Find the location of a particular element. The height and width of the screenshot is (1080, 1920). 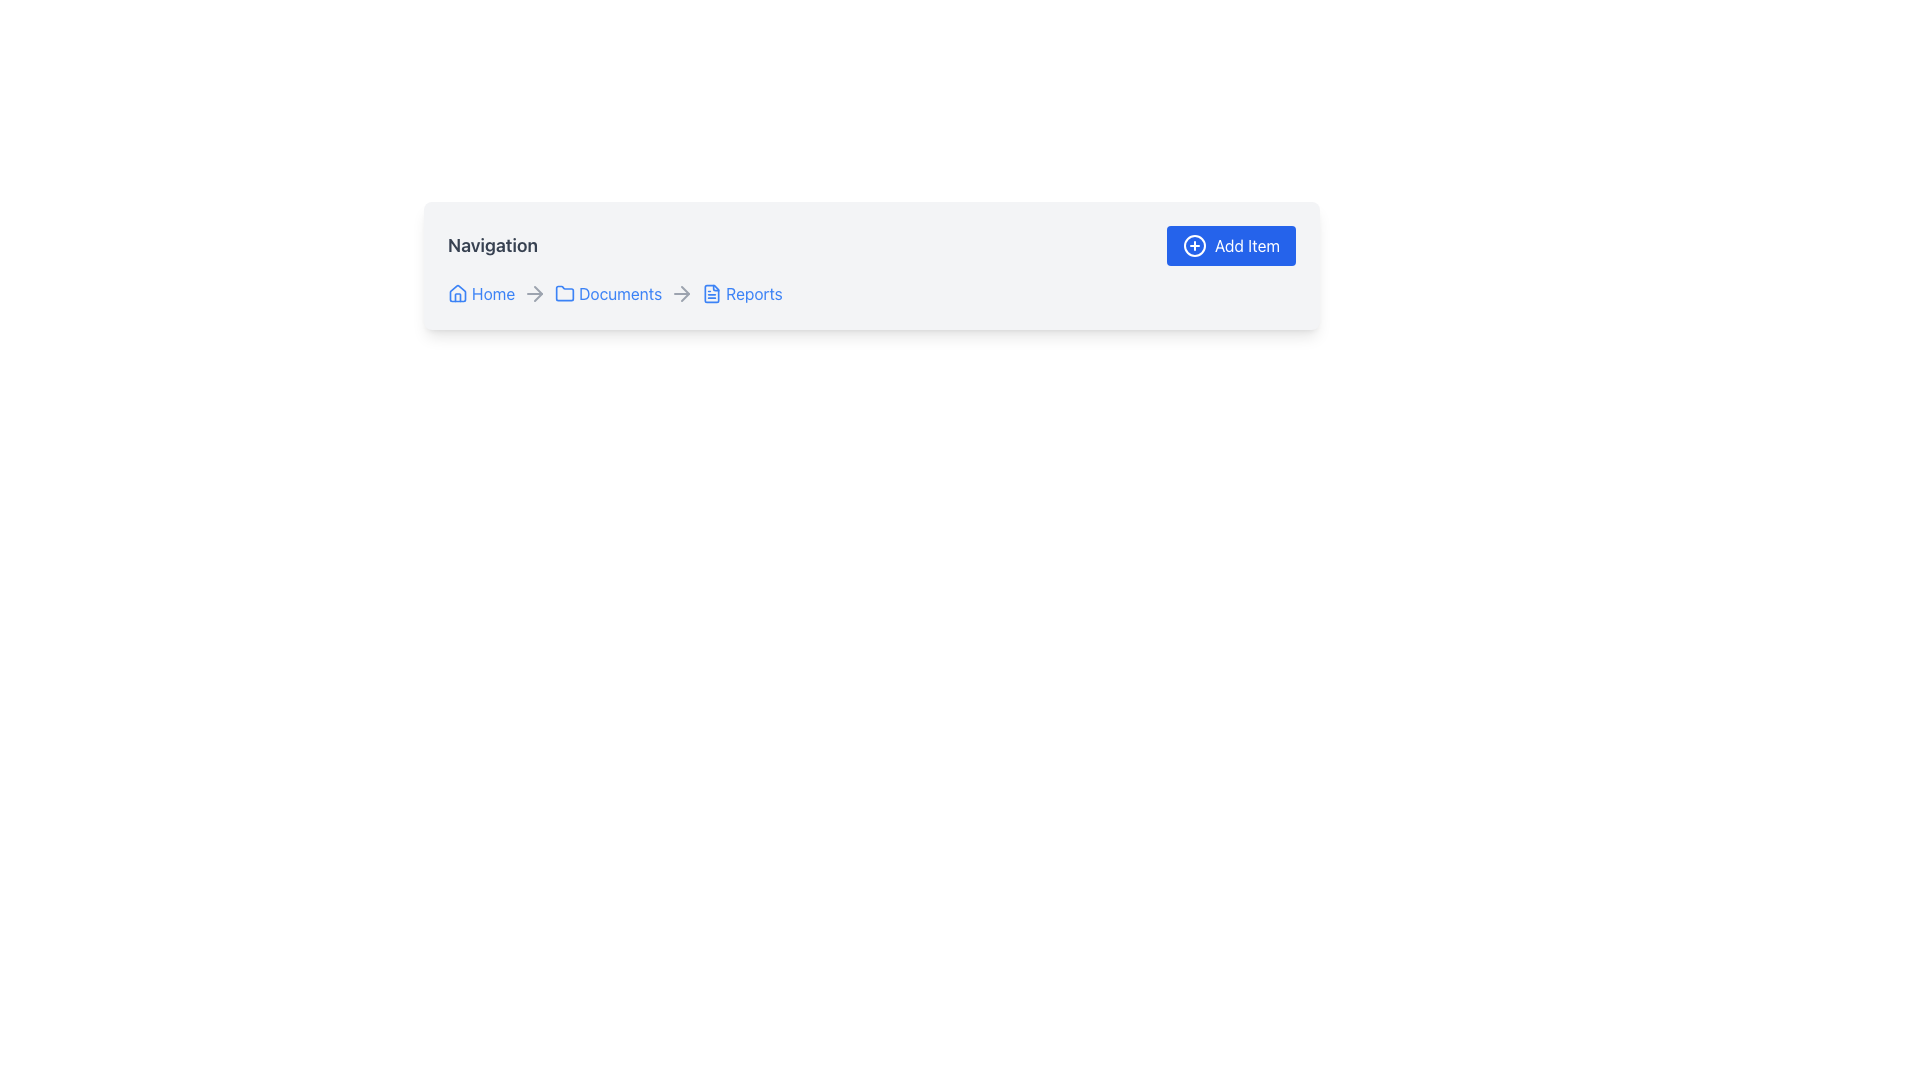

the 'Home' icon in the navigation bar is located at coordinates (456, 293).